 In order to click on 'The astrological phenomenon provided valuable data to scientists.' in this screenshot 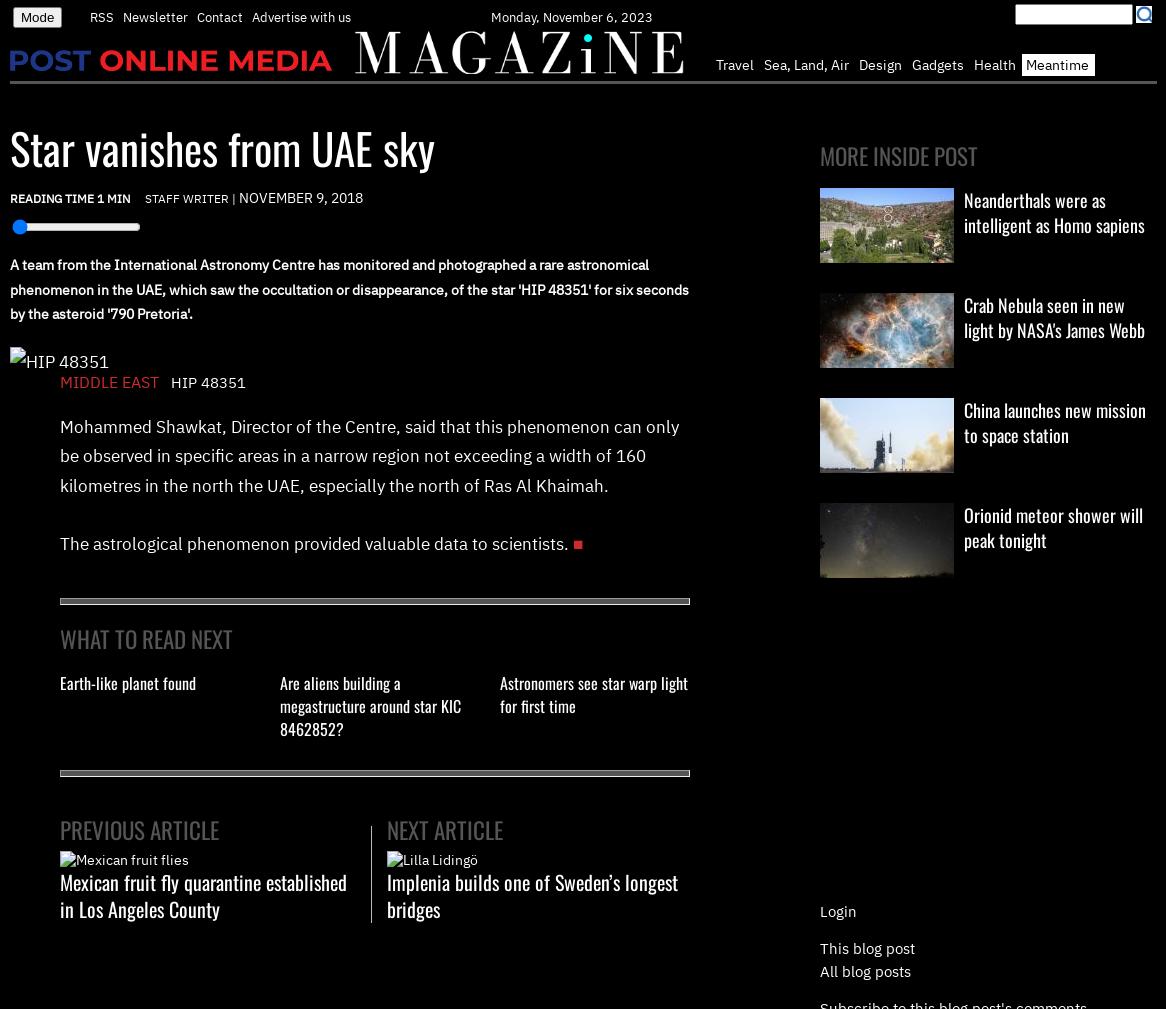, I will do `click(313, 543)`.